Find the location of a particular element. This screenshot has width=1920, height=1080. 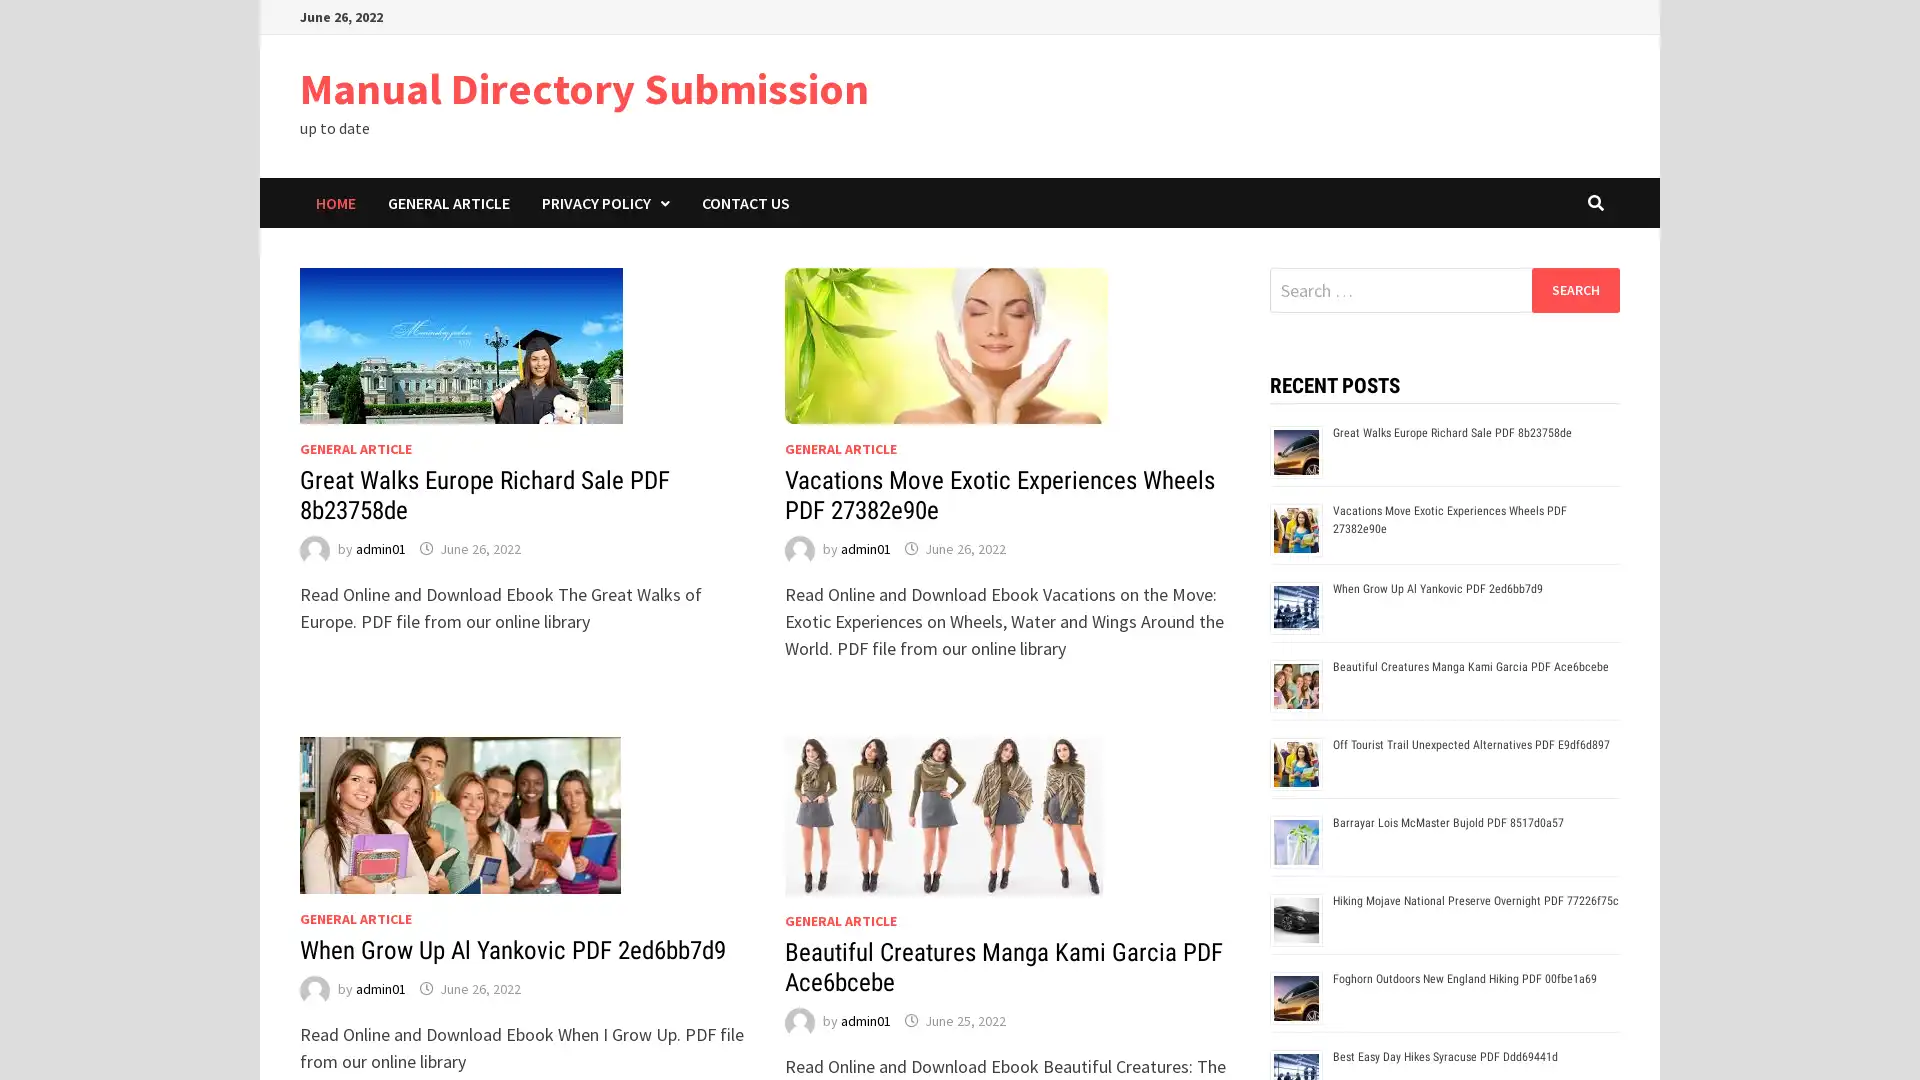

Search is located at coordinates (1574, 289).